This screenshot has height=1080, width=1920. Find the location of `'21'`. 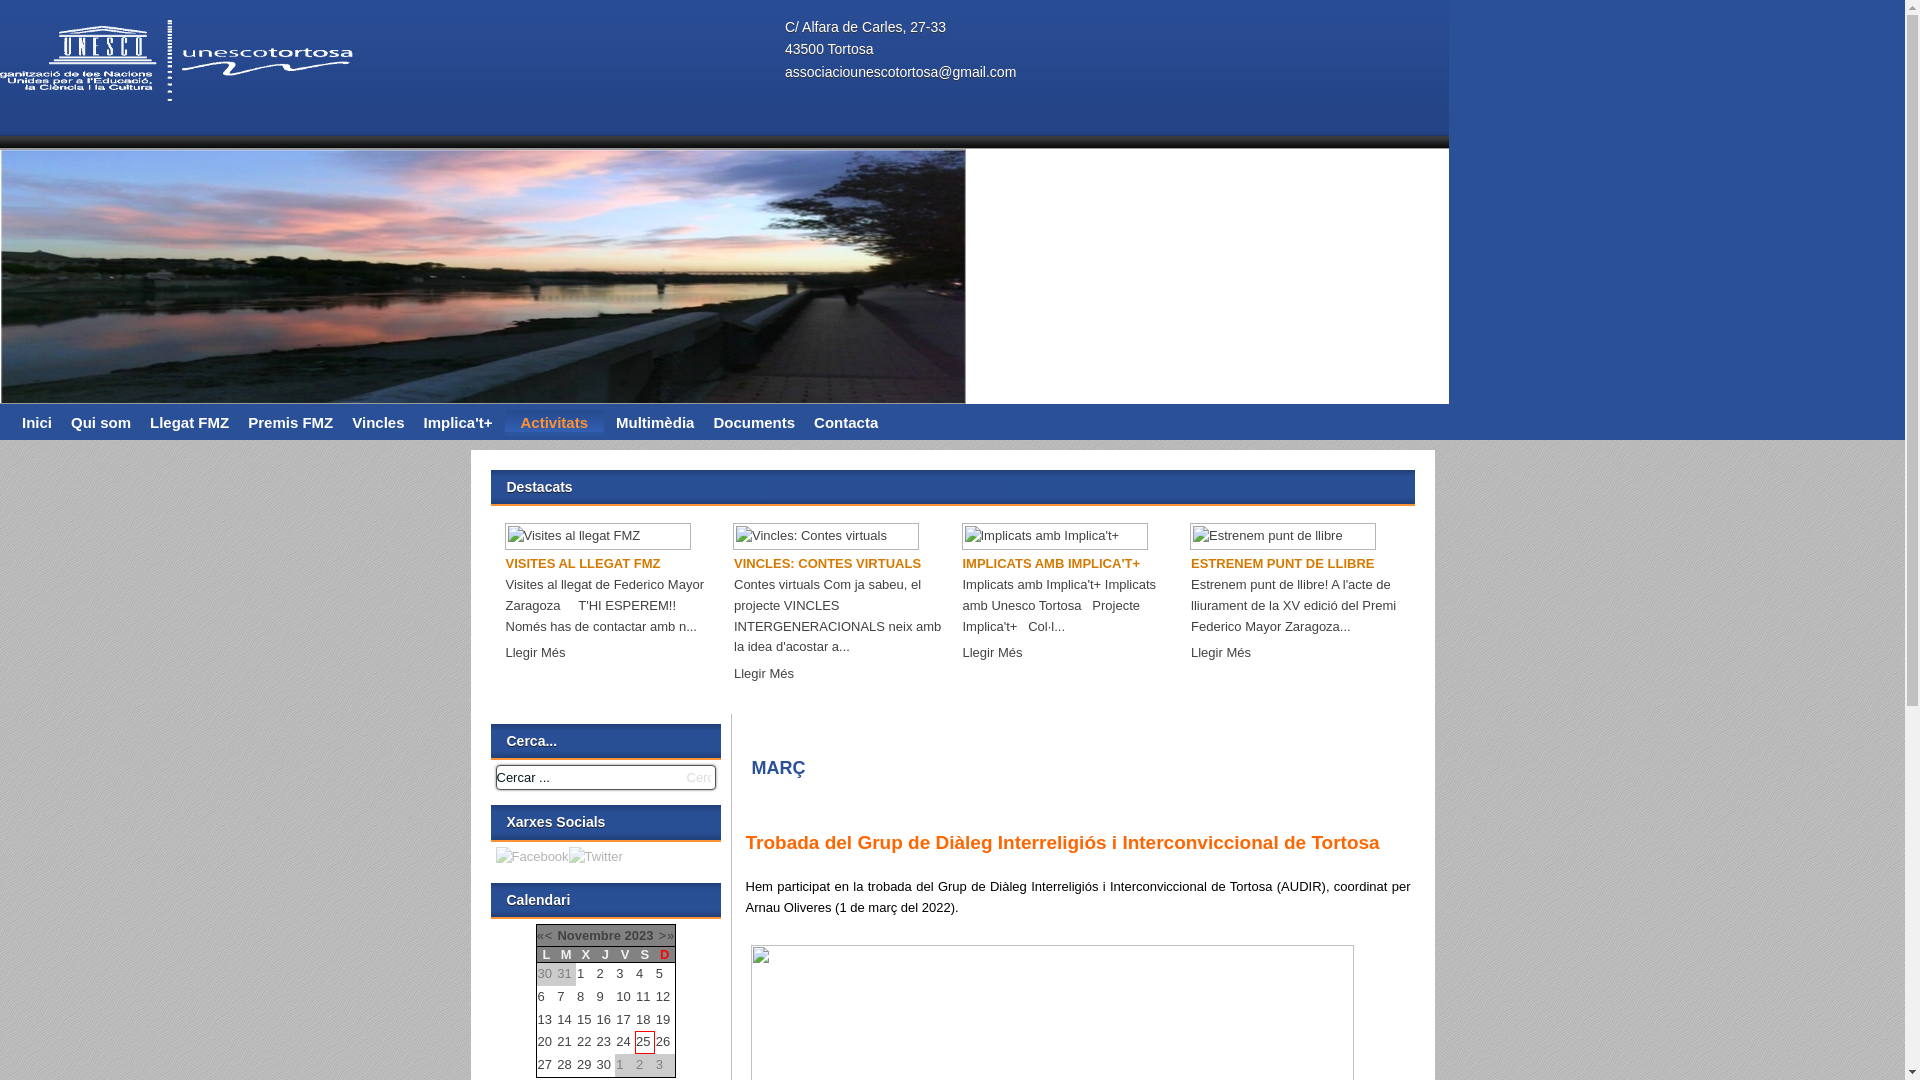

'21' is located at coordinates (556, 1040).